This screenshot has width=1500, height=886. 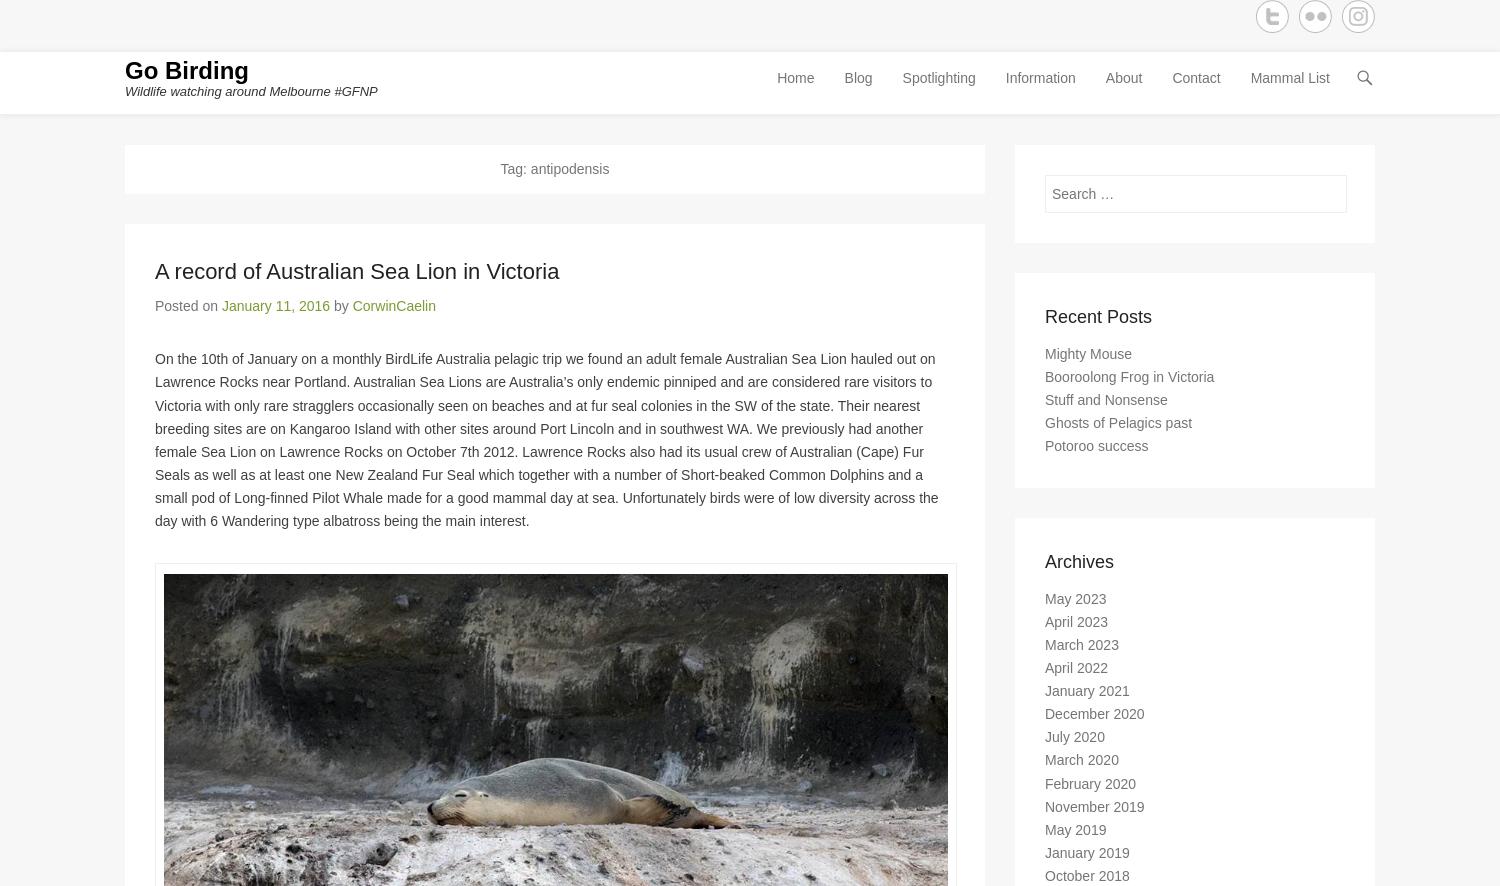 What do you see at coordinates (1086, 697) in the screenshot?
I see `'January 2021'` at bounding box center [1086, 697].